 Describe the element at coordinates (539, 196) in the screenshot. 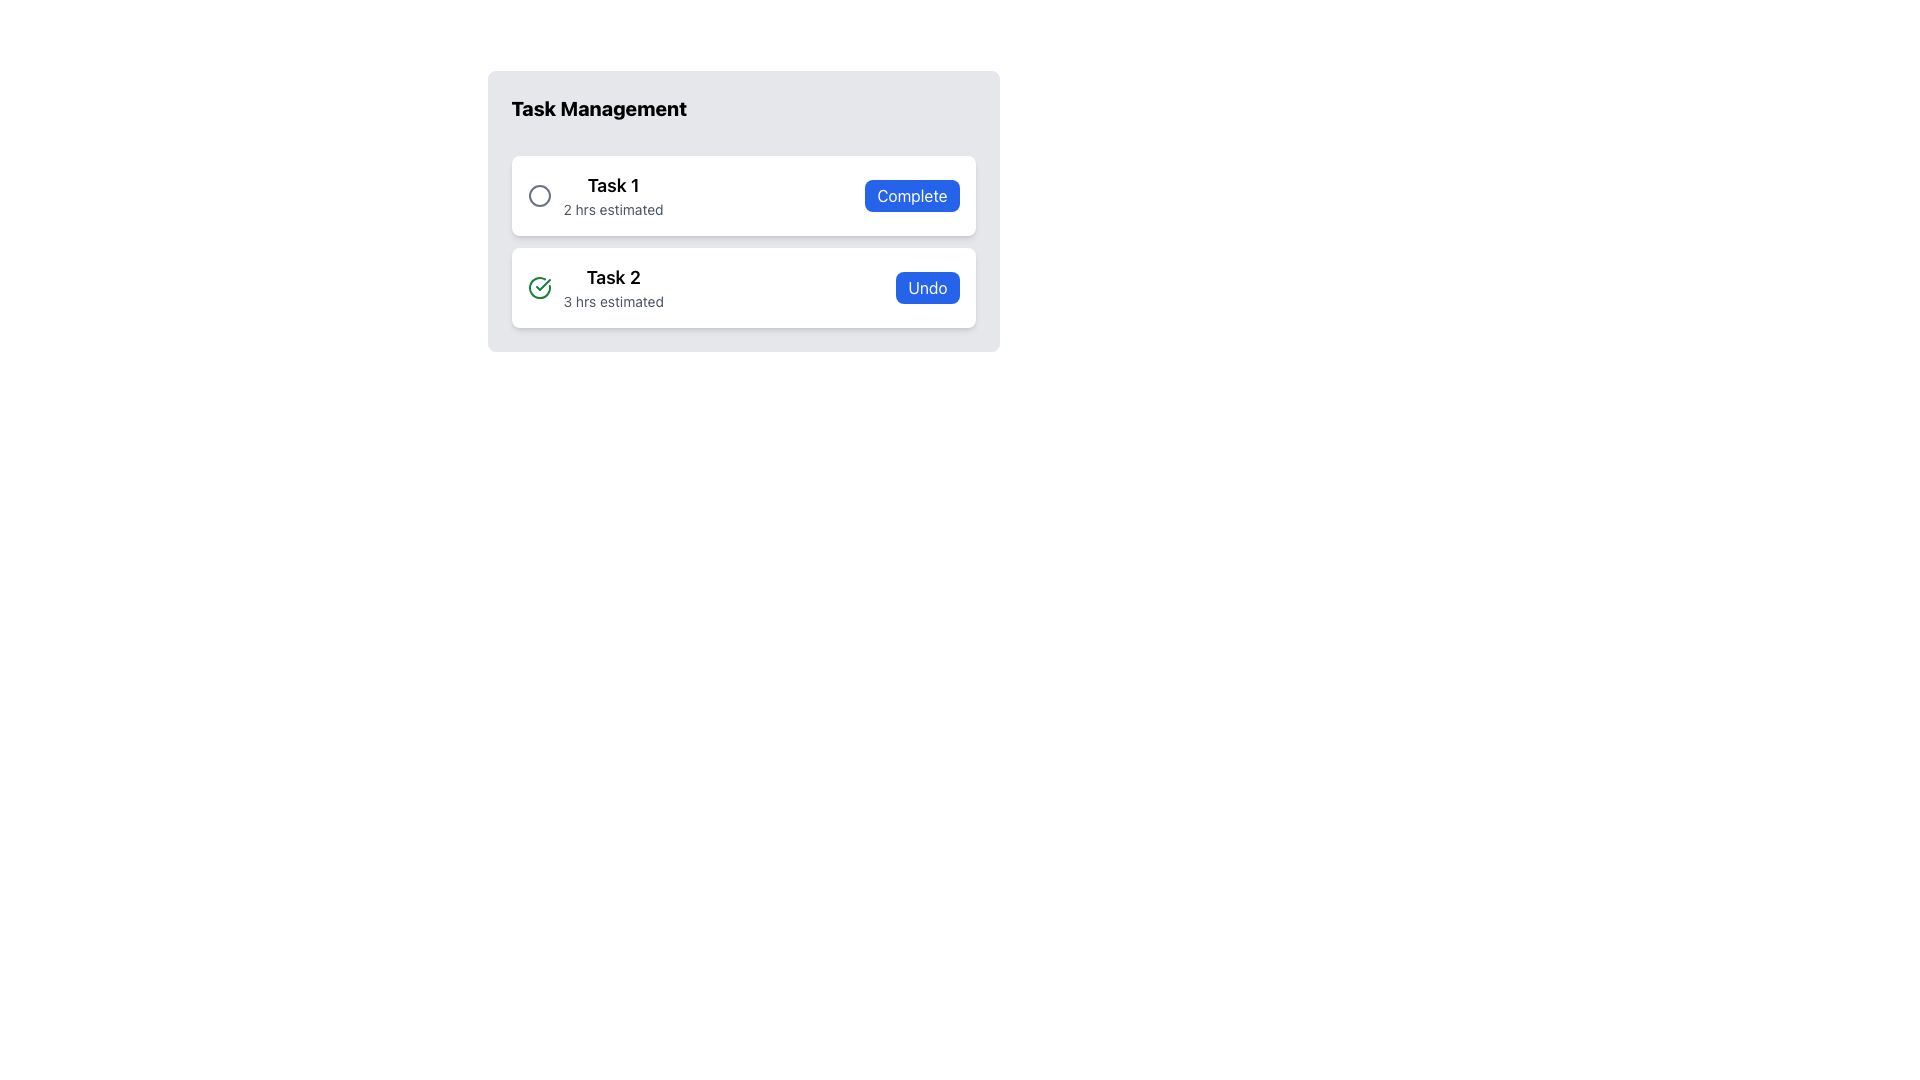

I see `the circular SVG icon located to the left of the text 'Task 1' in the task management module` at that location.